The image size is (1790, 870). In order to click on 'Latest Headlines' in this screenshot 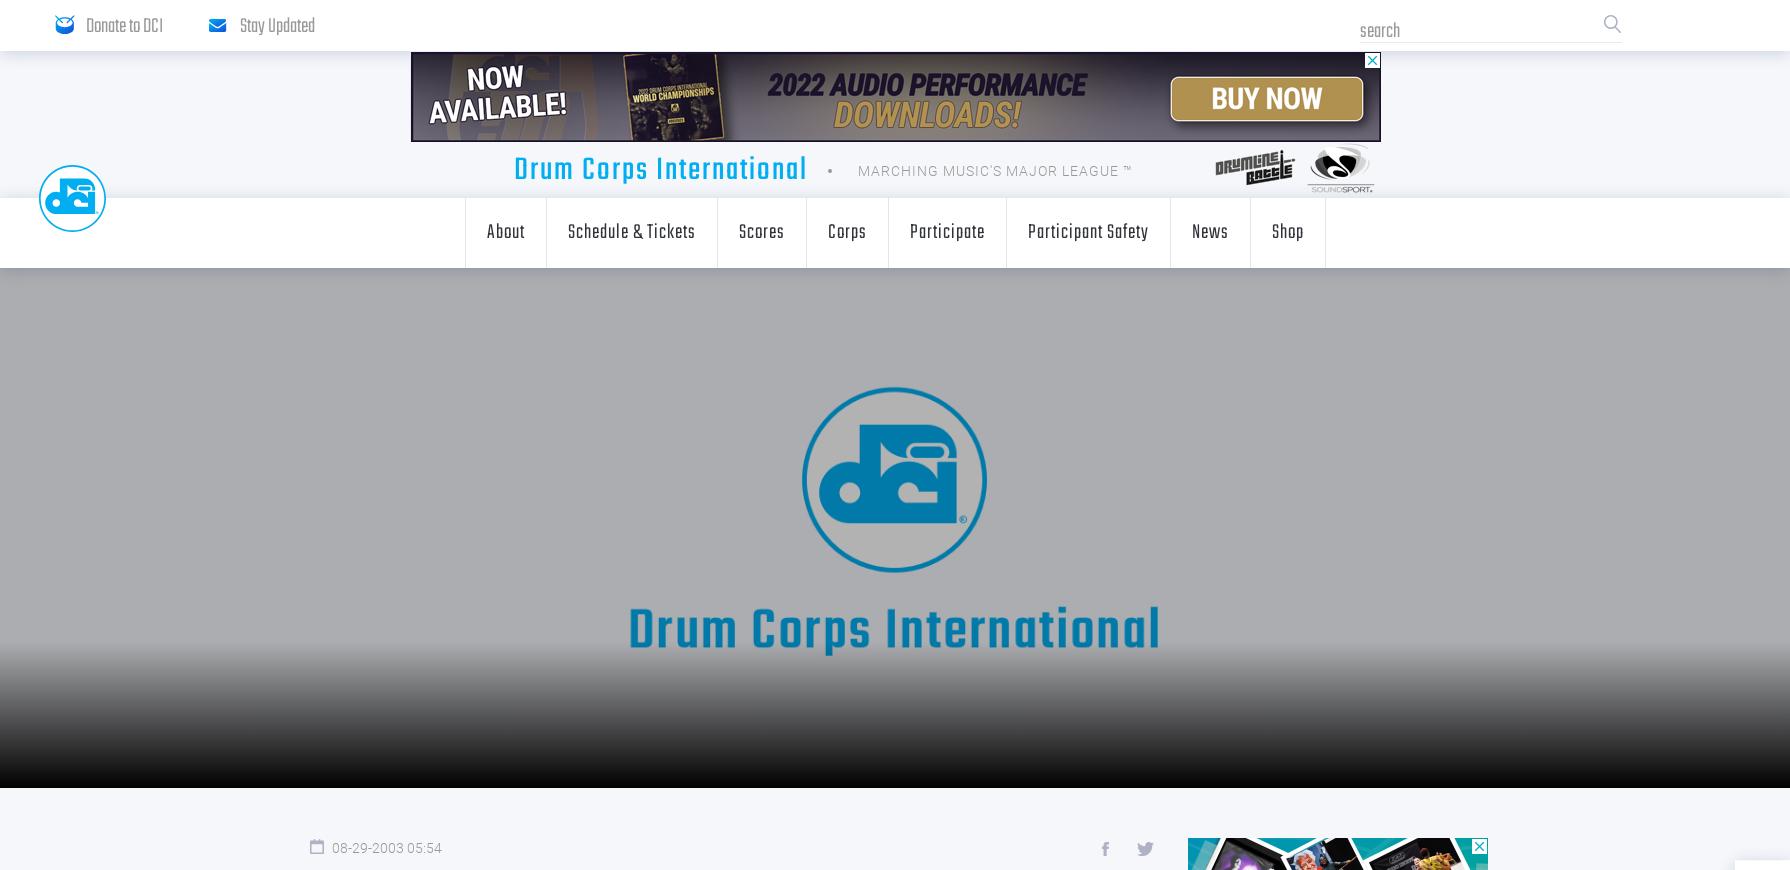, I will do `click(564, 352)`.